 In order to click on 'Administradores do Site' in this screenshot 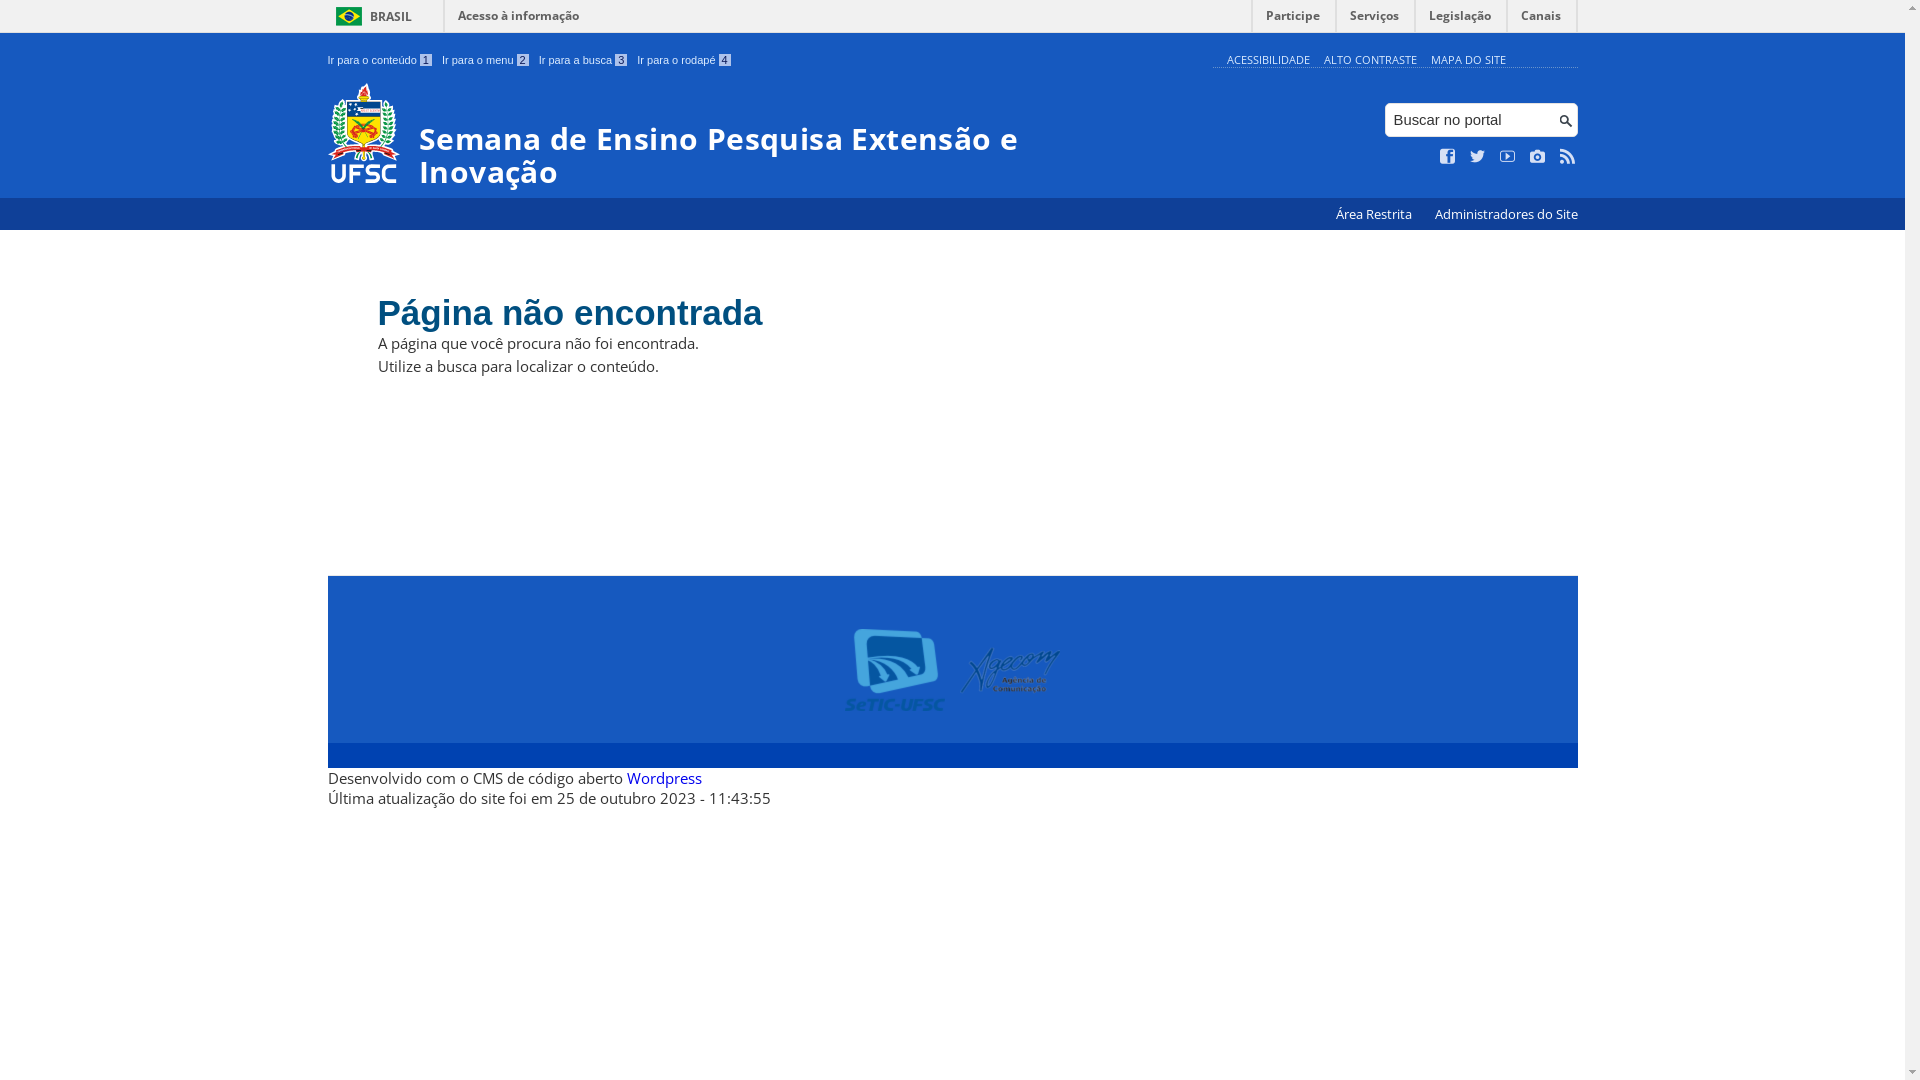, I will do `click(1505, 214)`.